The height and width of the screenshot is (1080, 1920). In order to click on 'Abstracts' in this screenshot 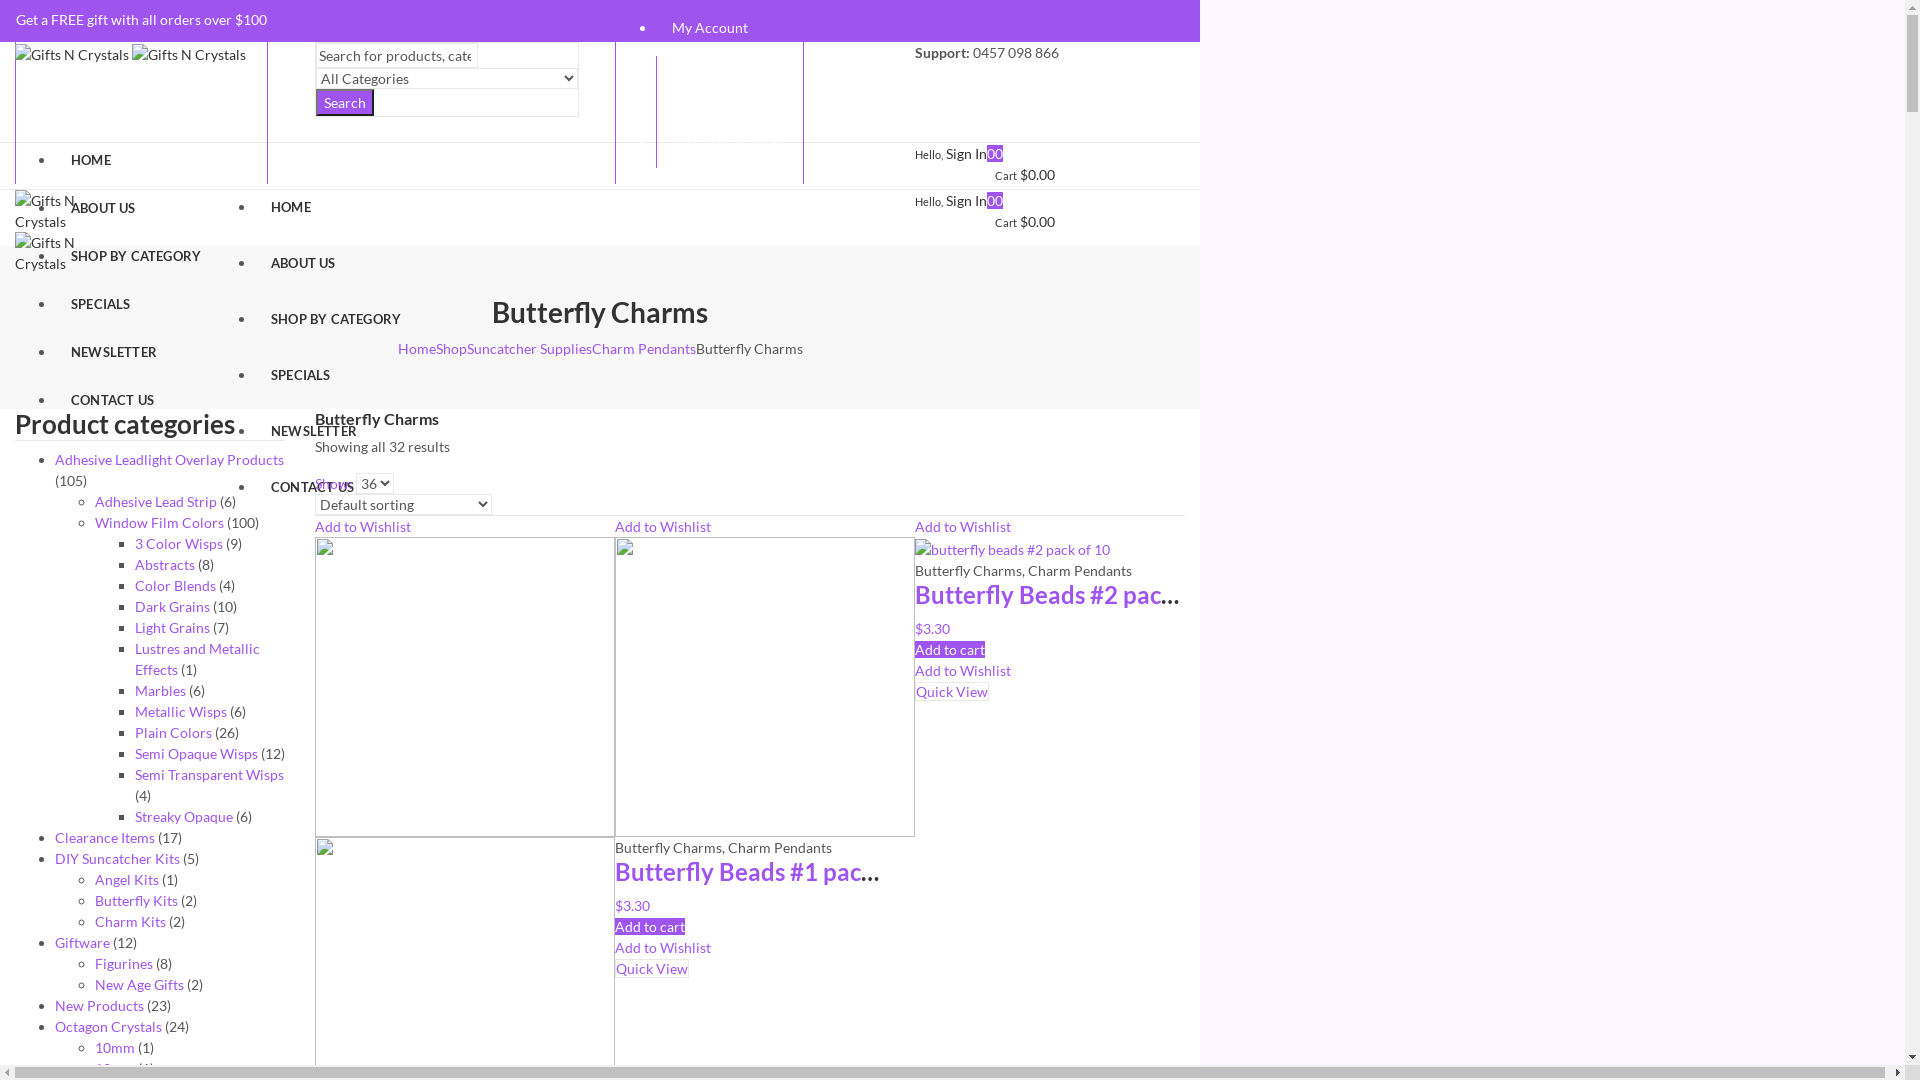, I will do `click(164, 564)`.